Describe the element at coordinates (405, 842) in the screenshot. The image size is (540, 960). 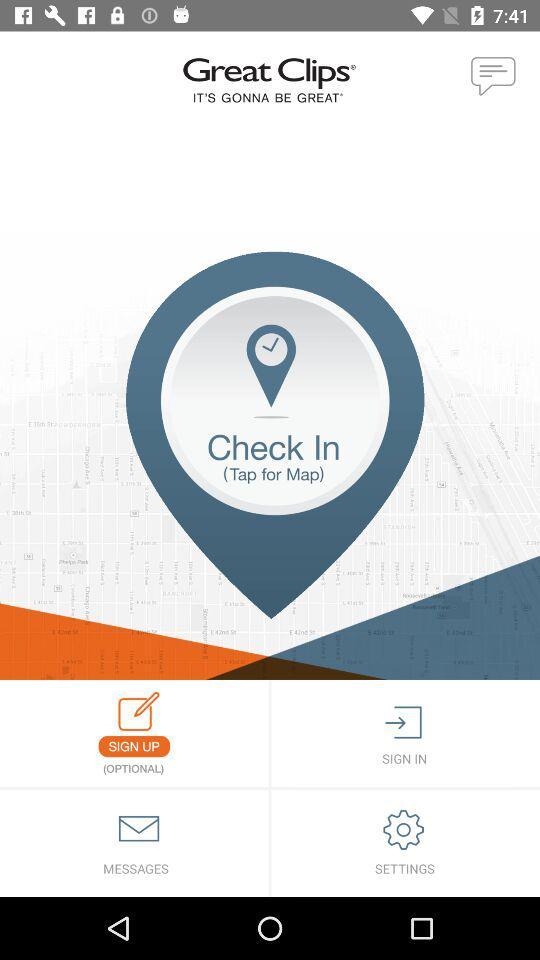
I see `open settings` at that location.